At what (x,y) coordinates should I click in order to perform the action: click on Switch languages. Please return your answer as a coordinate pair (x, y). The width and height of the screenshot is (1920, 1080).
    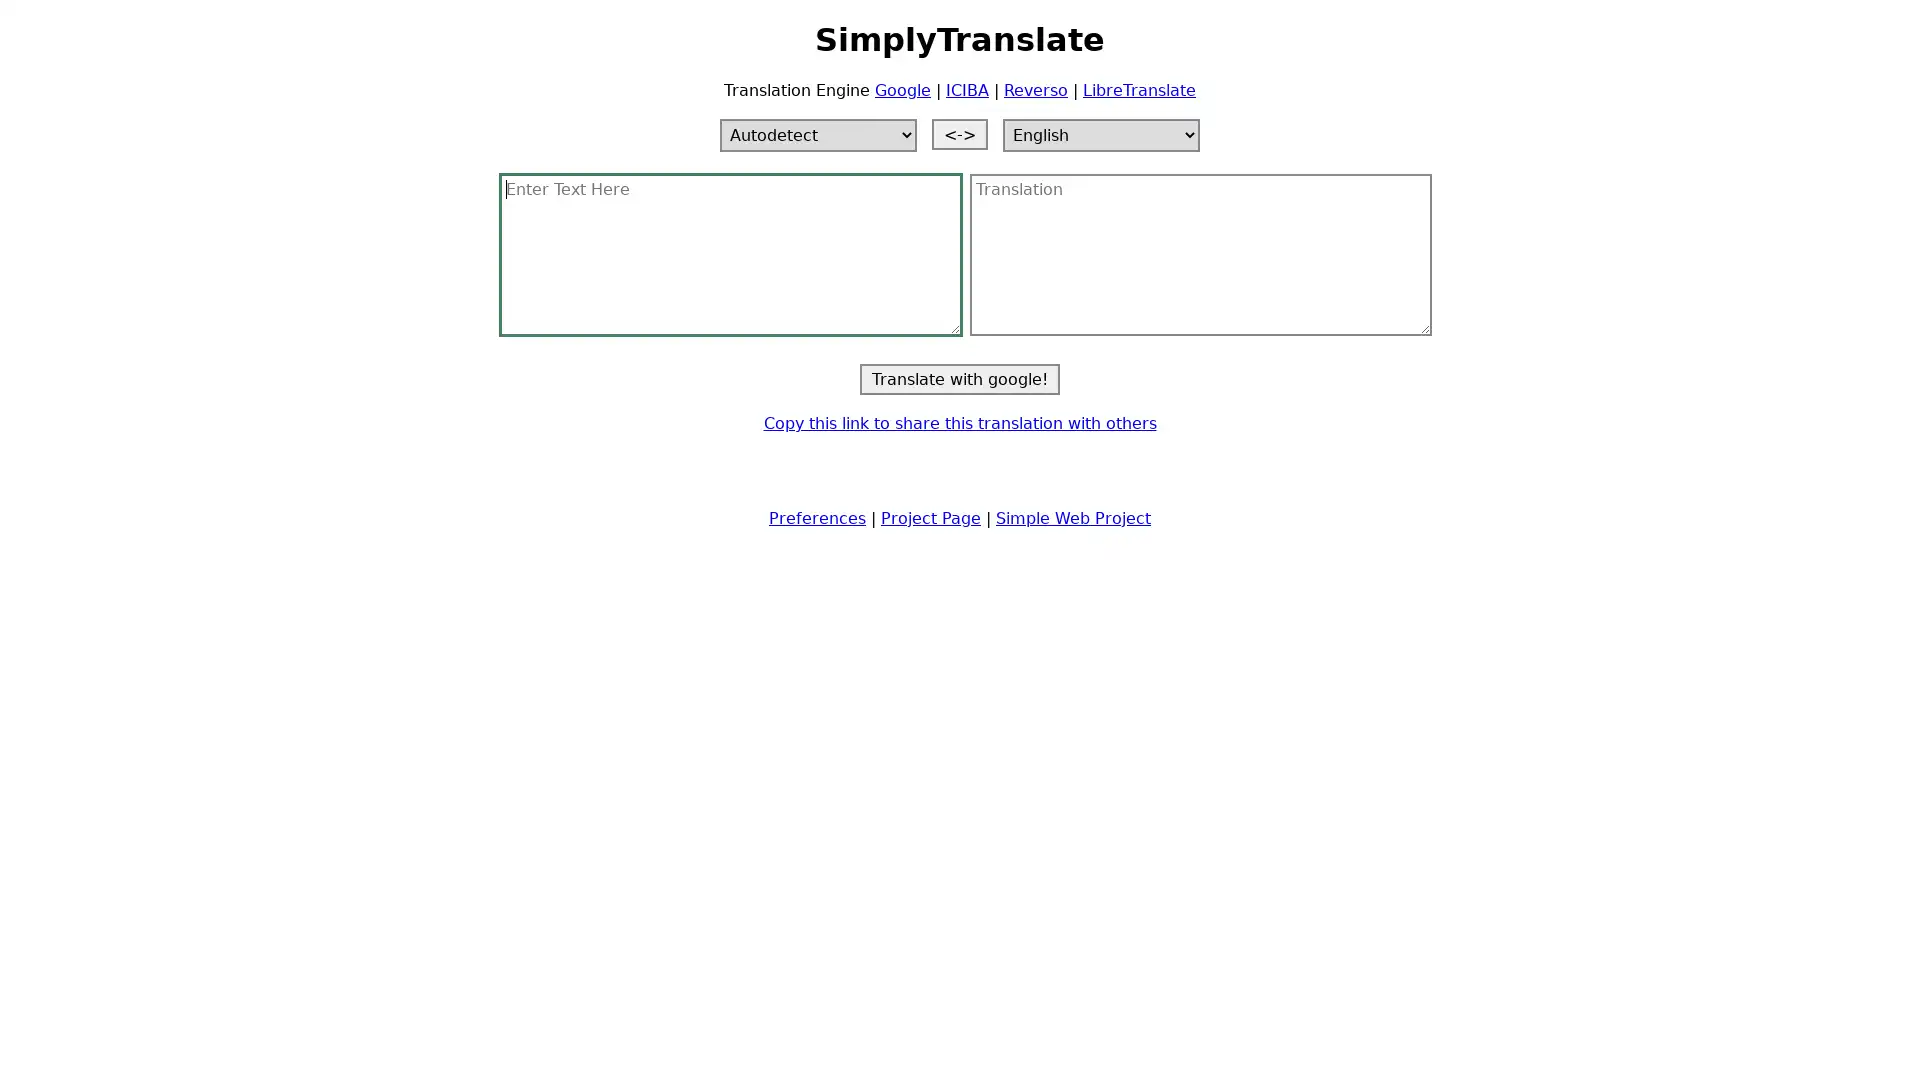
    Looking at the image, I should click on (960, 133).